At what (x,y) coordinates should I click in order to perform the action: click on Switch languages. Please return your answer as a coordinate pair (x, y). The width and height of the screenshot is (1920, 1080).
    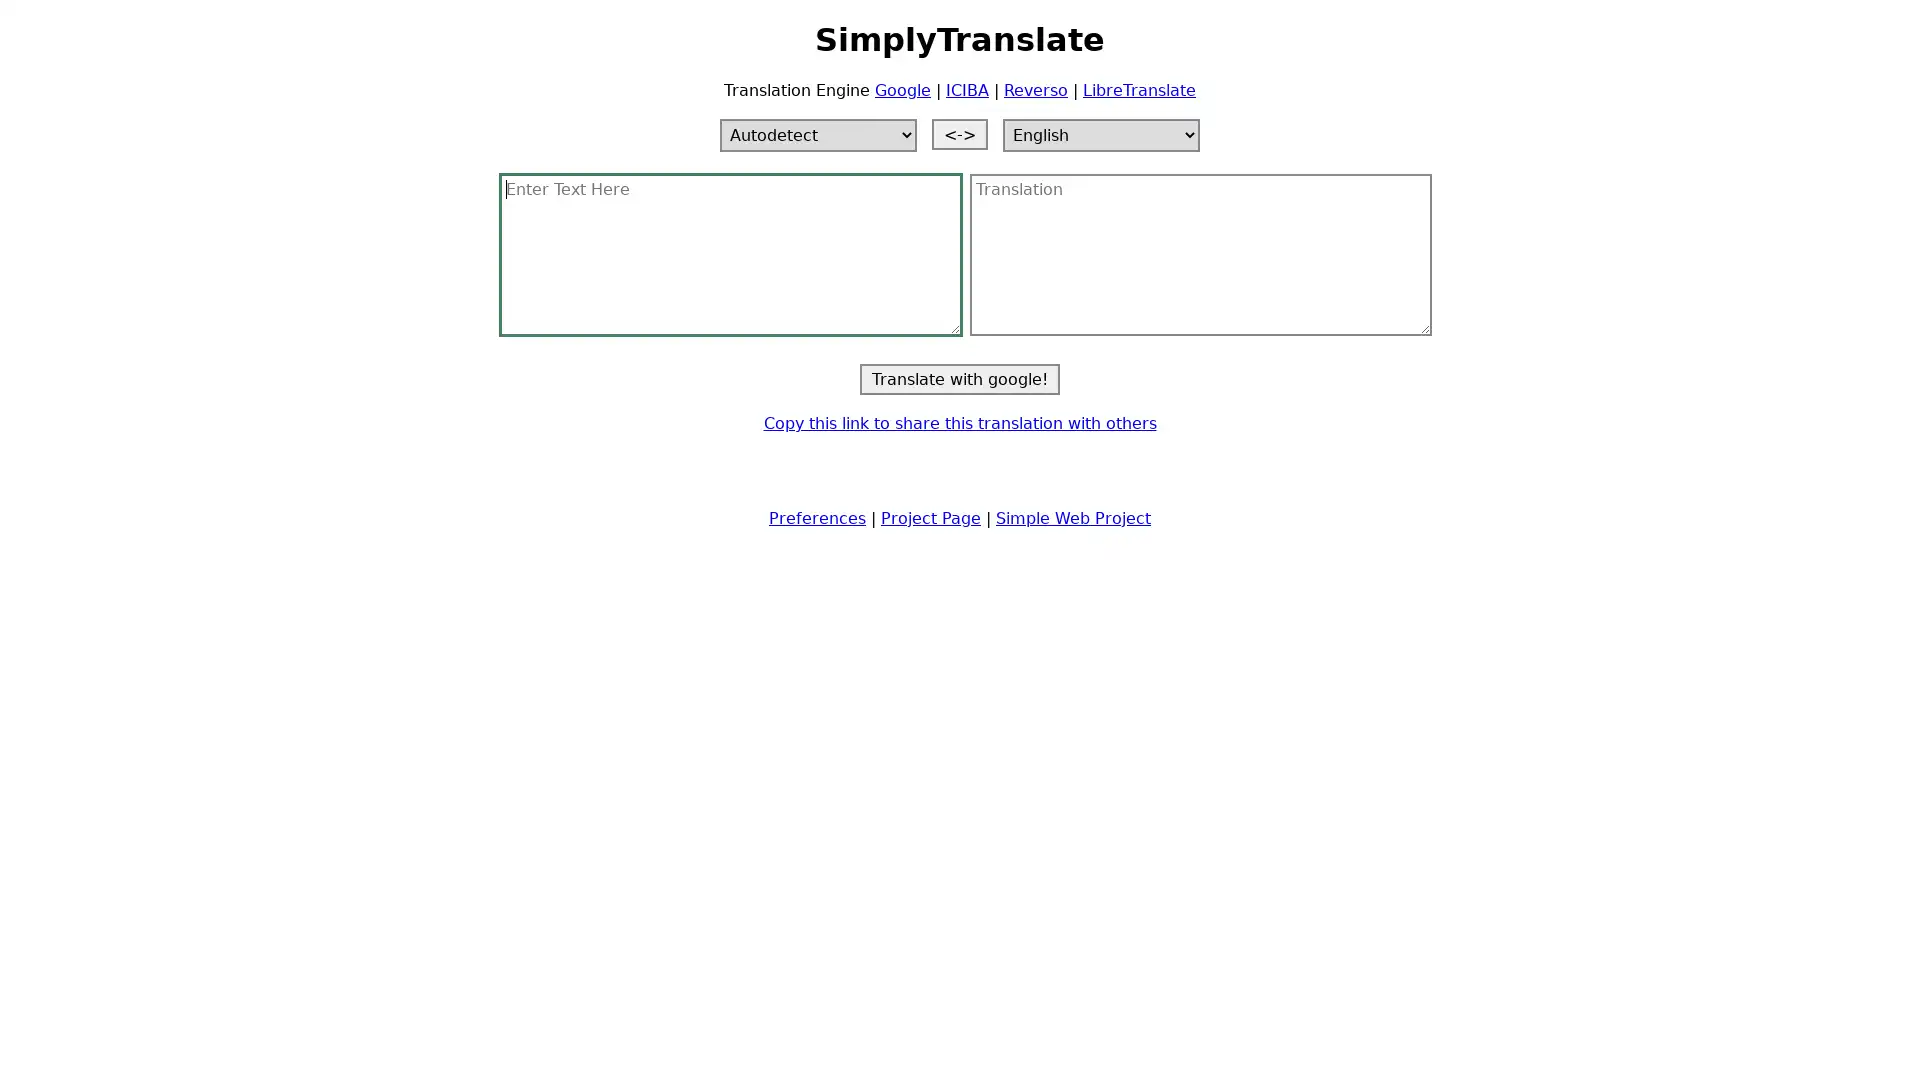
    Looking at the image, I should click on (960, 133).